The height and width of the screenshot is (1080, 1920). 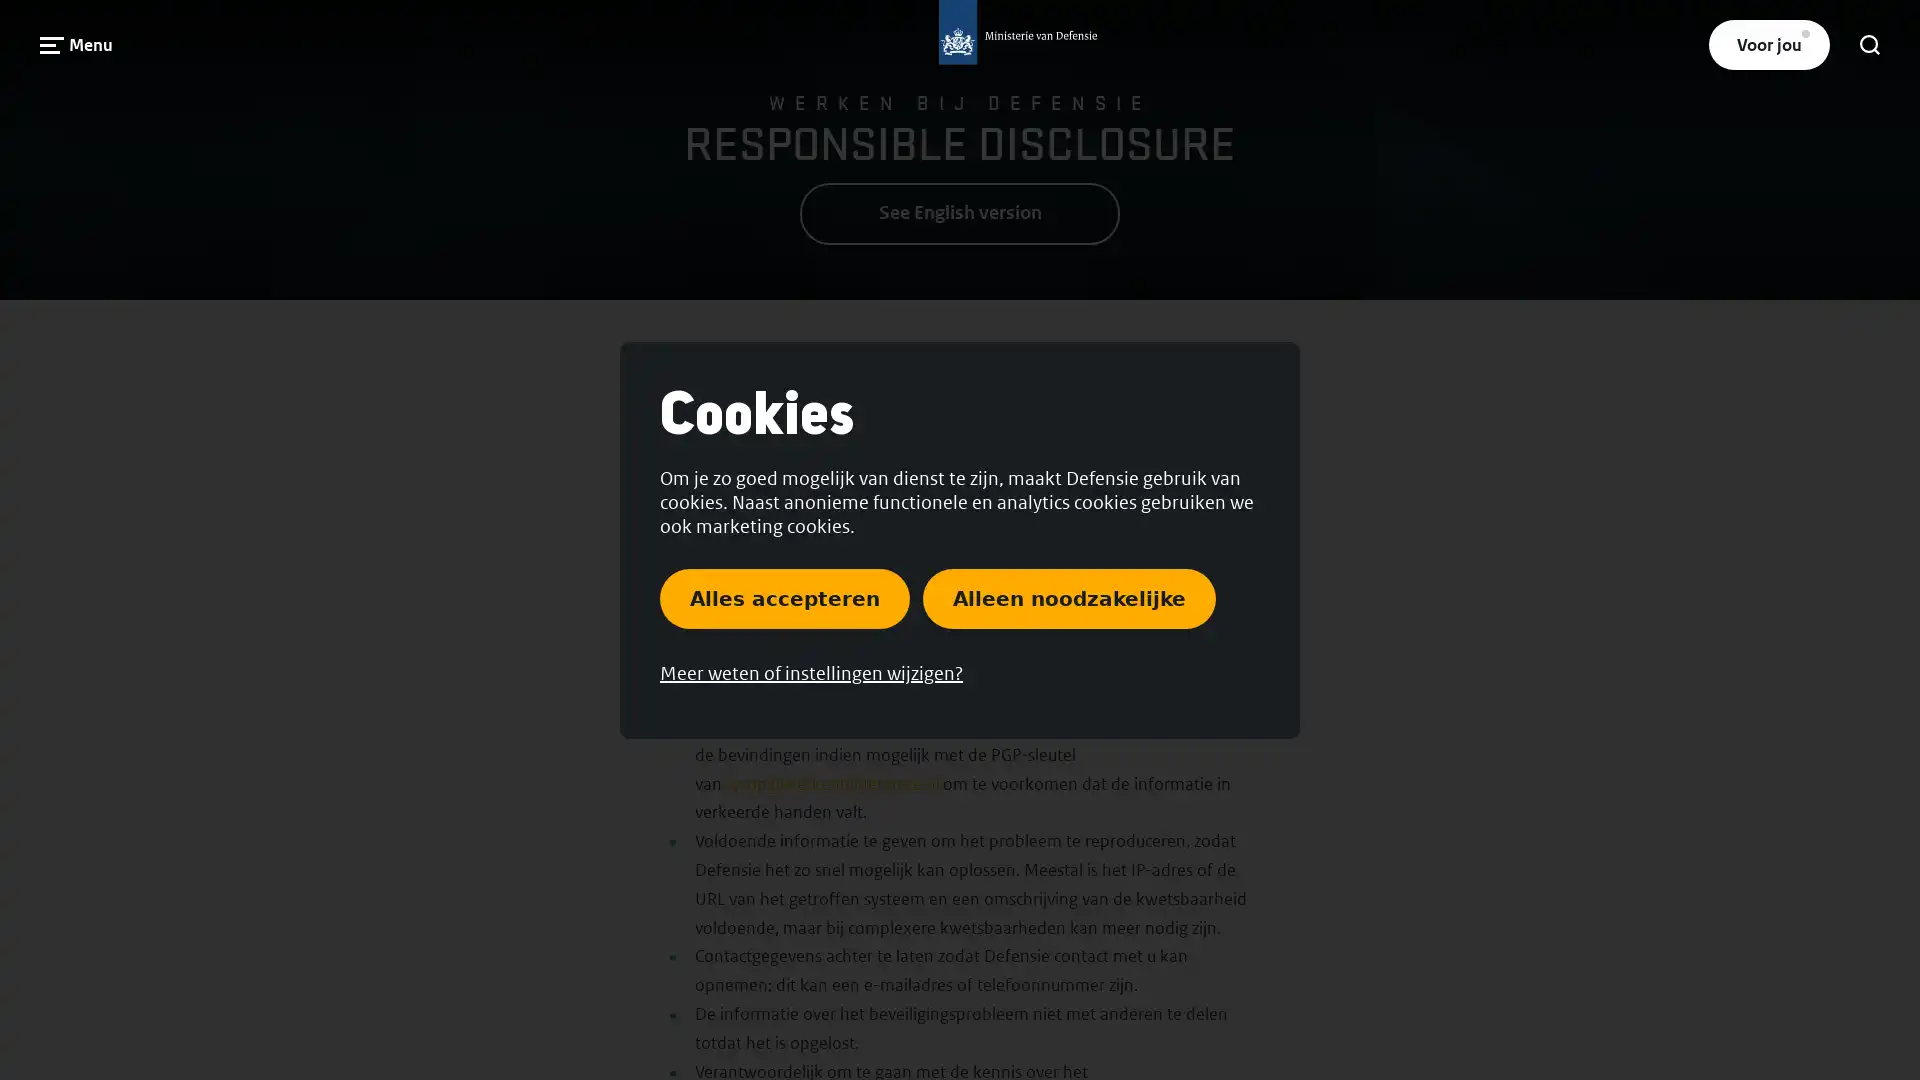 What do you see at coordinates (1068, 596) in the screenshot?
I see `Alleen noodzakelijke` at bounding box center [1068, 596].